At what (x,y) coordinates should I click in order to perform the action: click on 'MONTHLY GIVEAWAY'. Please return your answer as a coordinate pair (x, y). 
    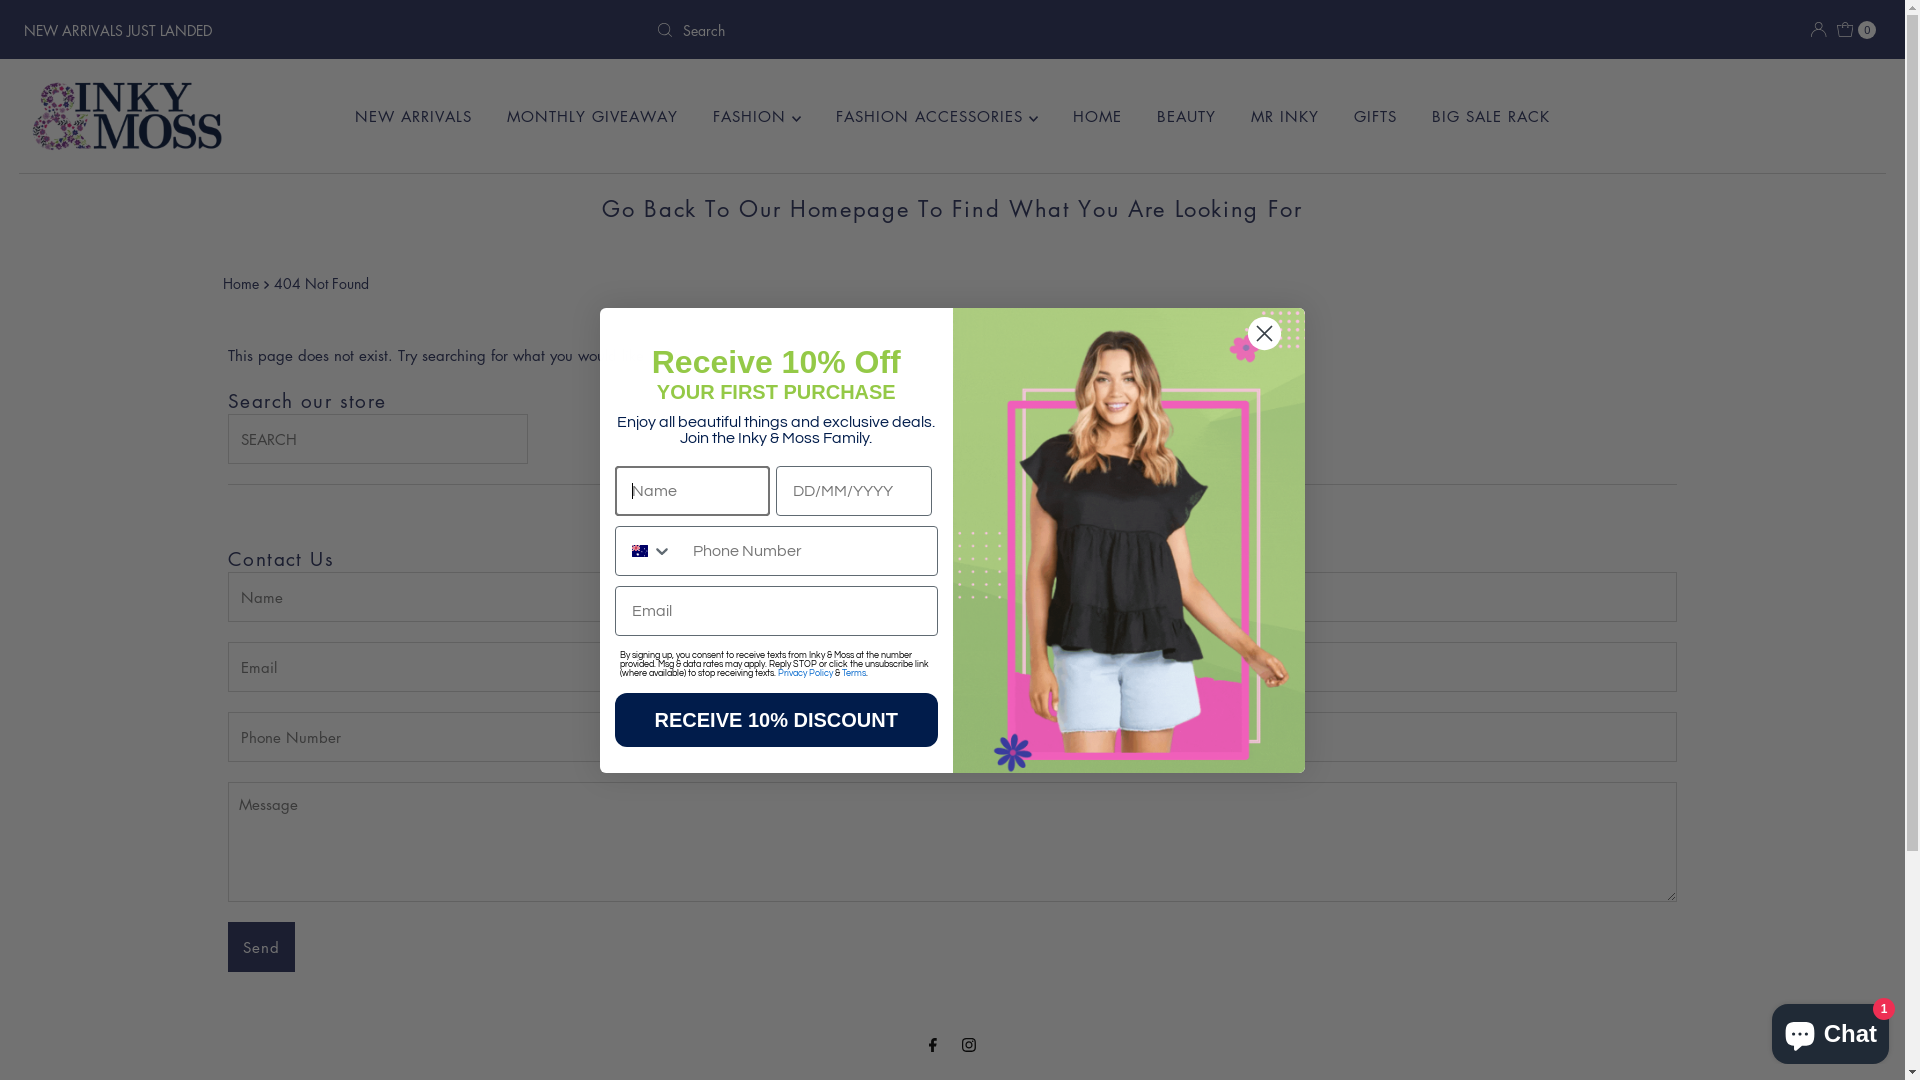
    Looking at the image, I should click on (591, 115).